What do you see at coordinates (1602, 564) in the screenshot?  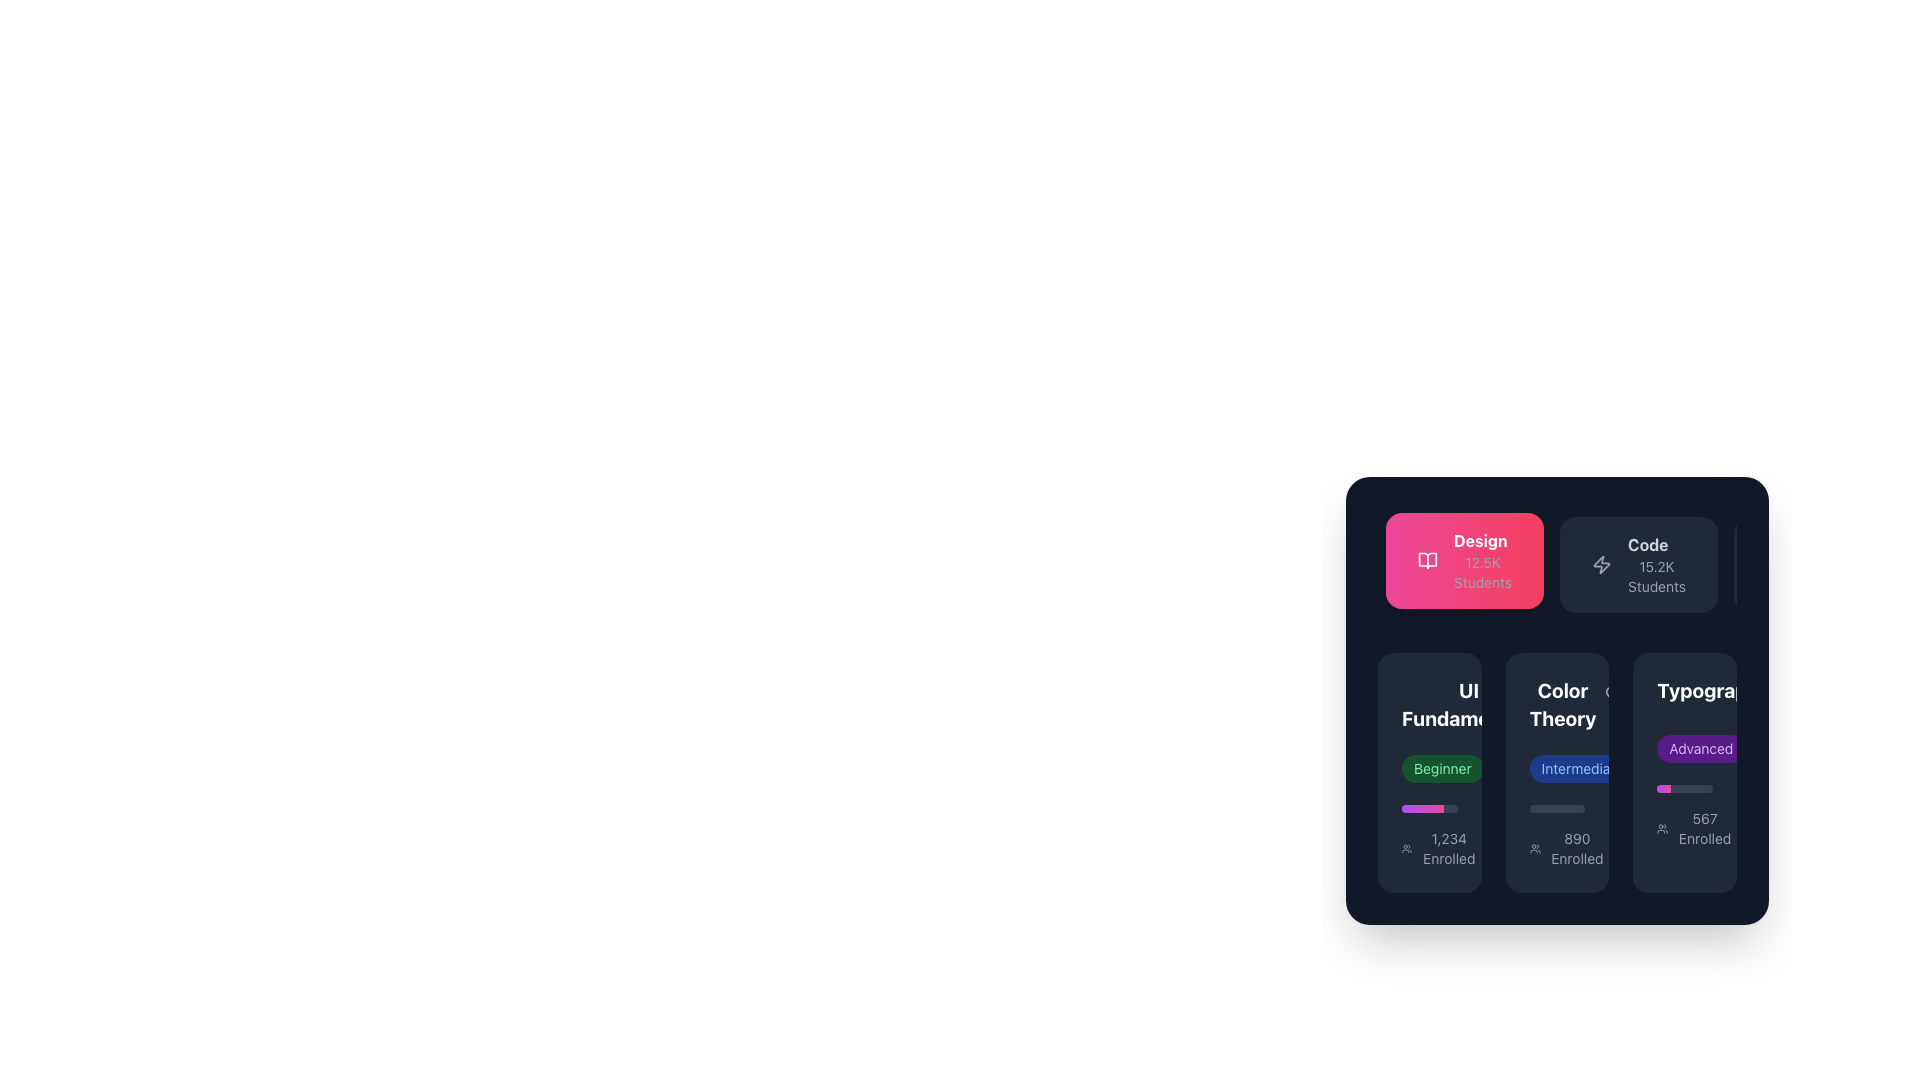 I see `the lightning bolt icon located in the 'Code' section` at bounding box center [1602, 564].